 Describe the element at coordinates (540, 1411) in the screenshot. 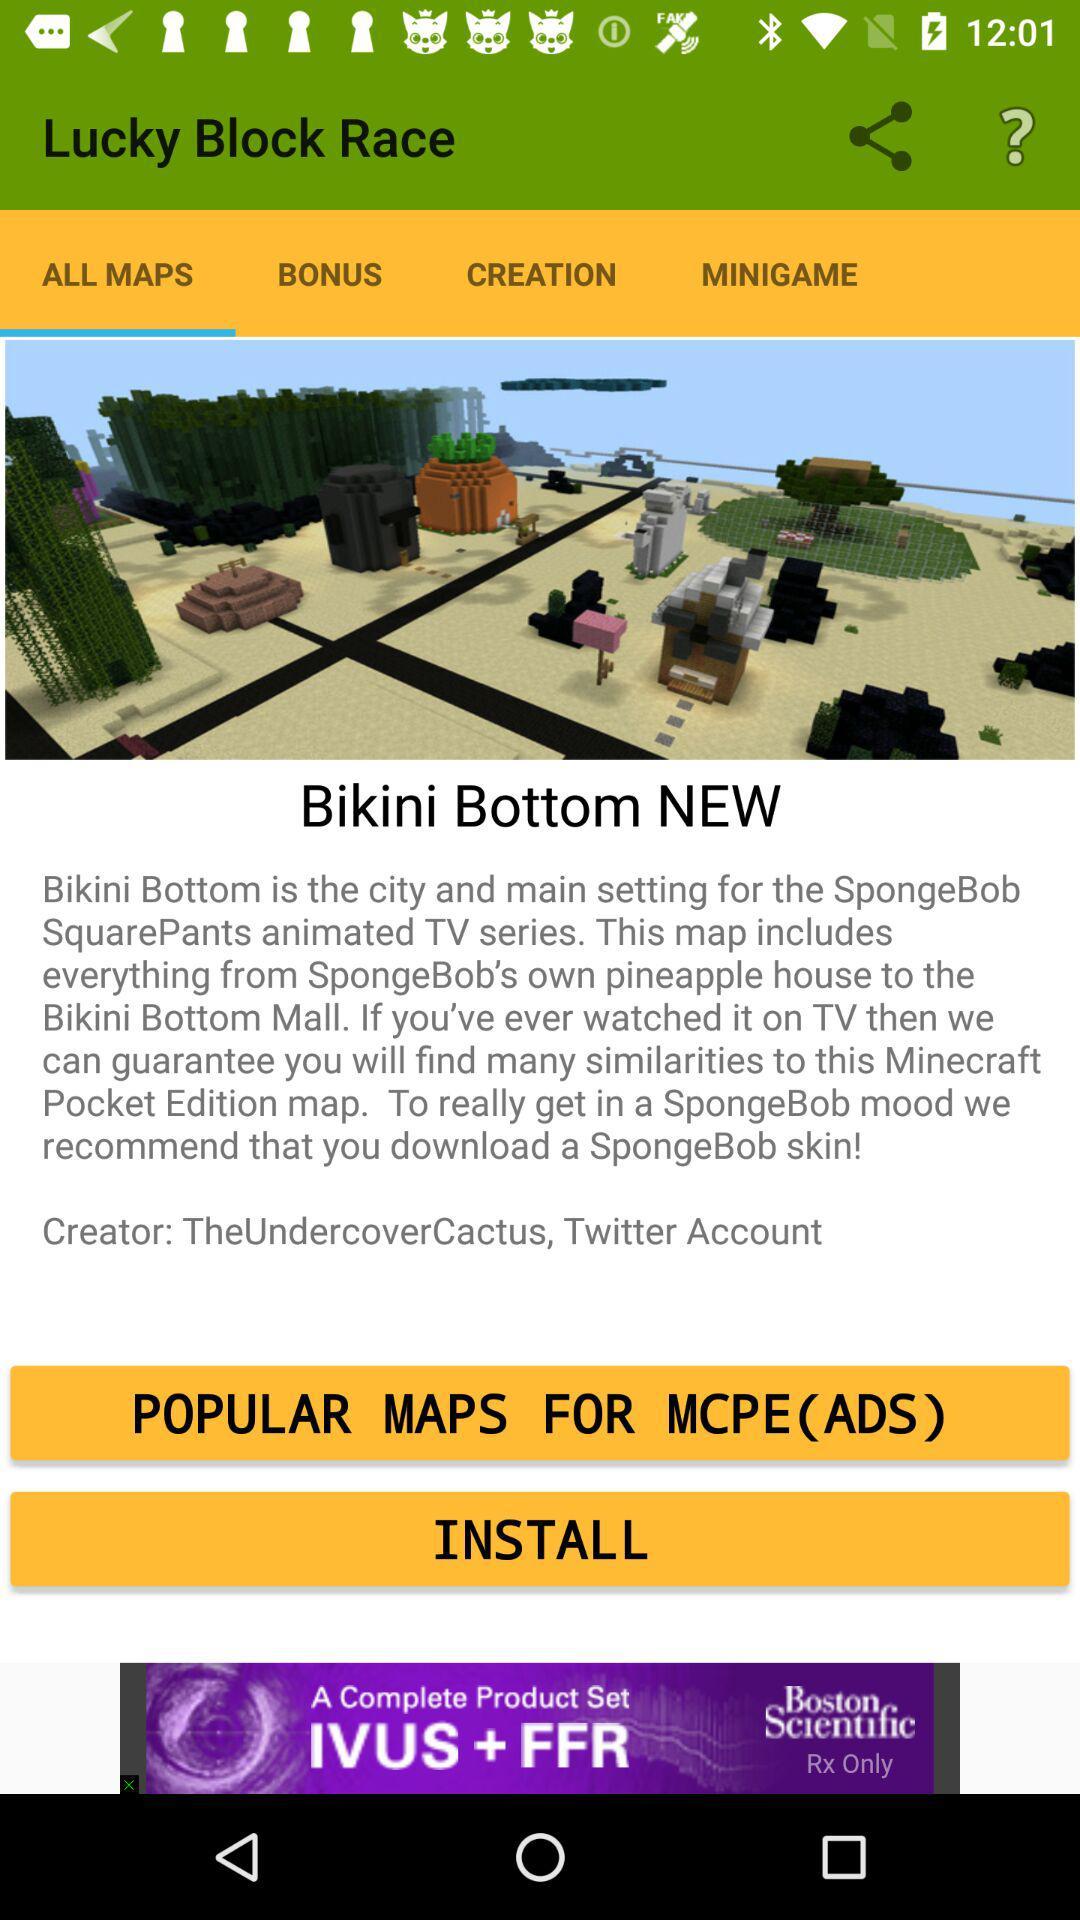

I see `icon below the bikini bottom is` at that location.